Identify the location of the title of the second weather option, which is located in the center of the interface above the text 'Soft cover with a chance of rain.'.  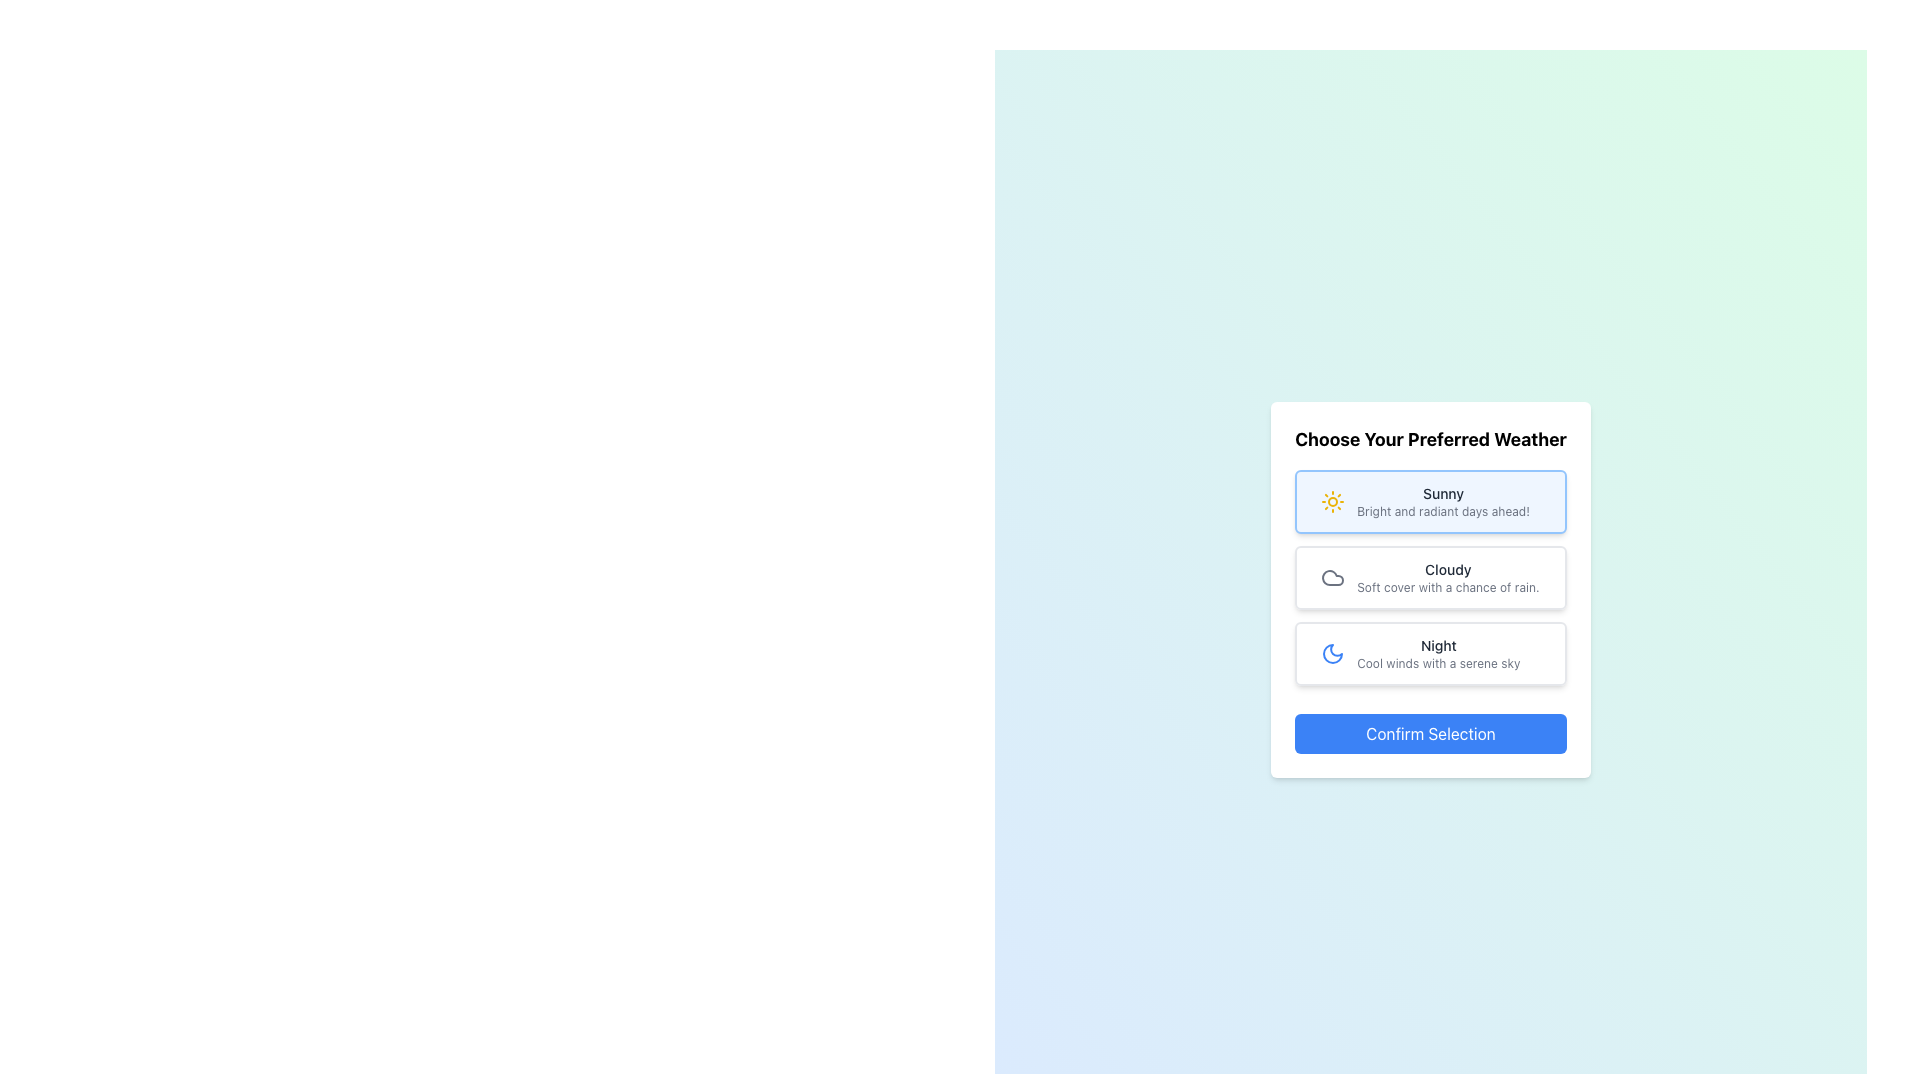
(1448, 570).